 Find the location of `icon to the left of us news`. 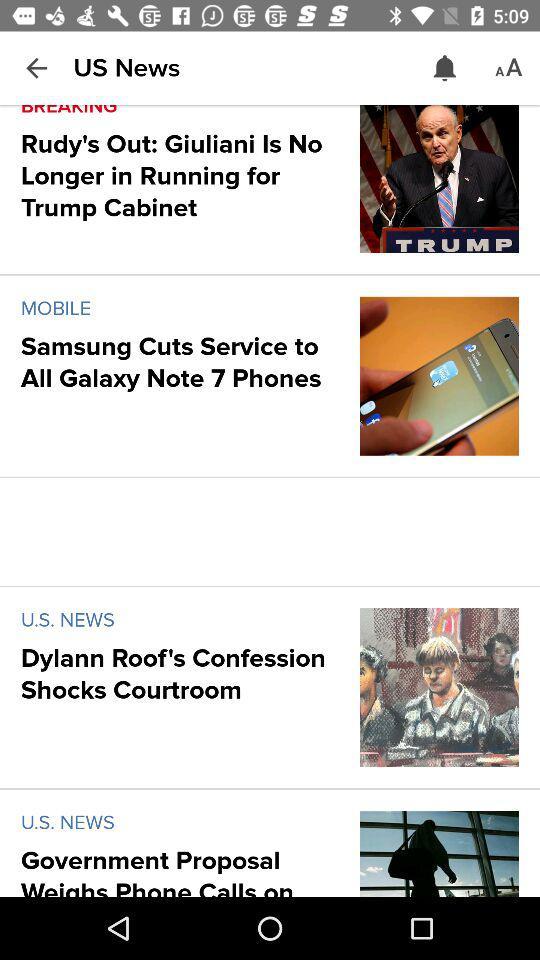

icon to the left of us news is located at coordinates (36, 68).